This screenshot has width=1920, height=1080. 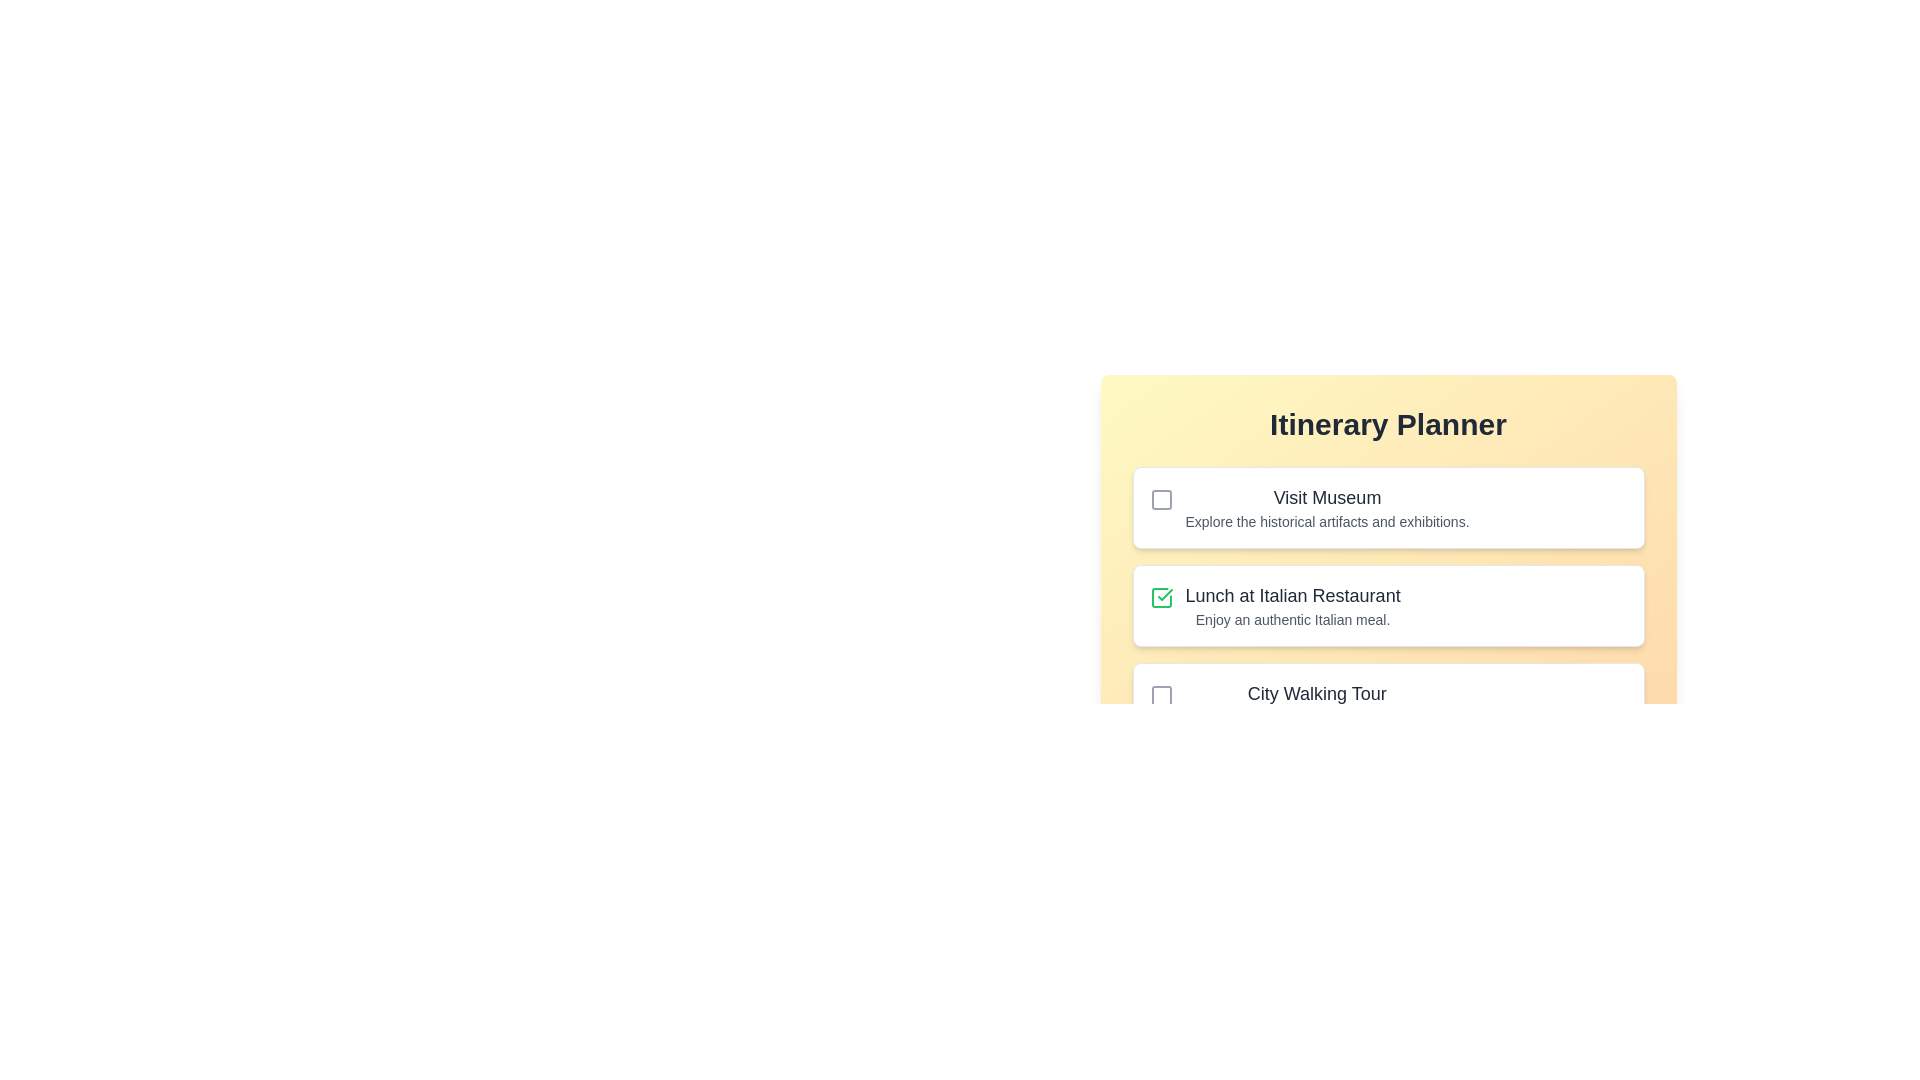 I want to click on the graphical indicator or icon representing the 'Visit Museum' item, located in the upper-left corner of the first item in the list, so click(x=1161, y=499).